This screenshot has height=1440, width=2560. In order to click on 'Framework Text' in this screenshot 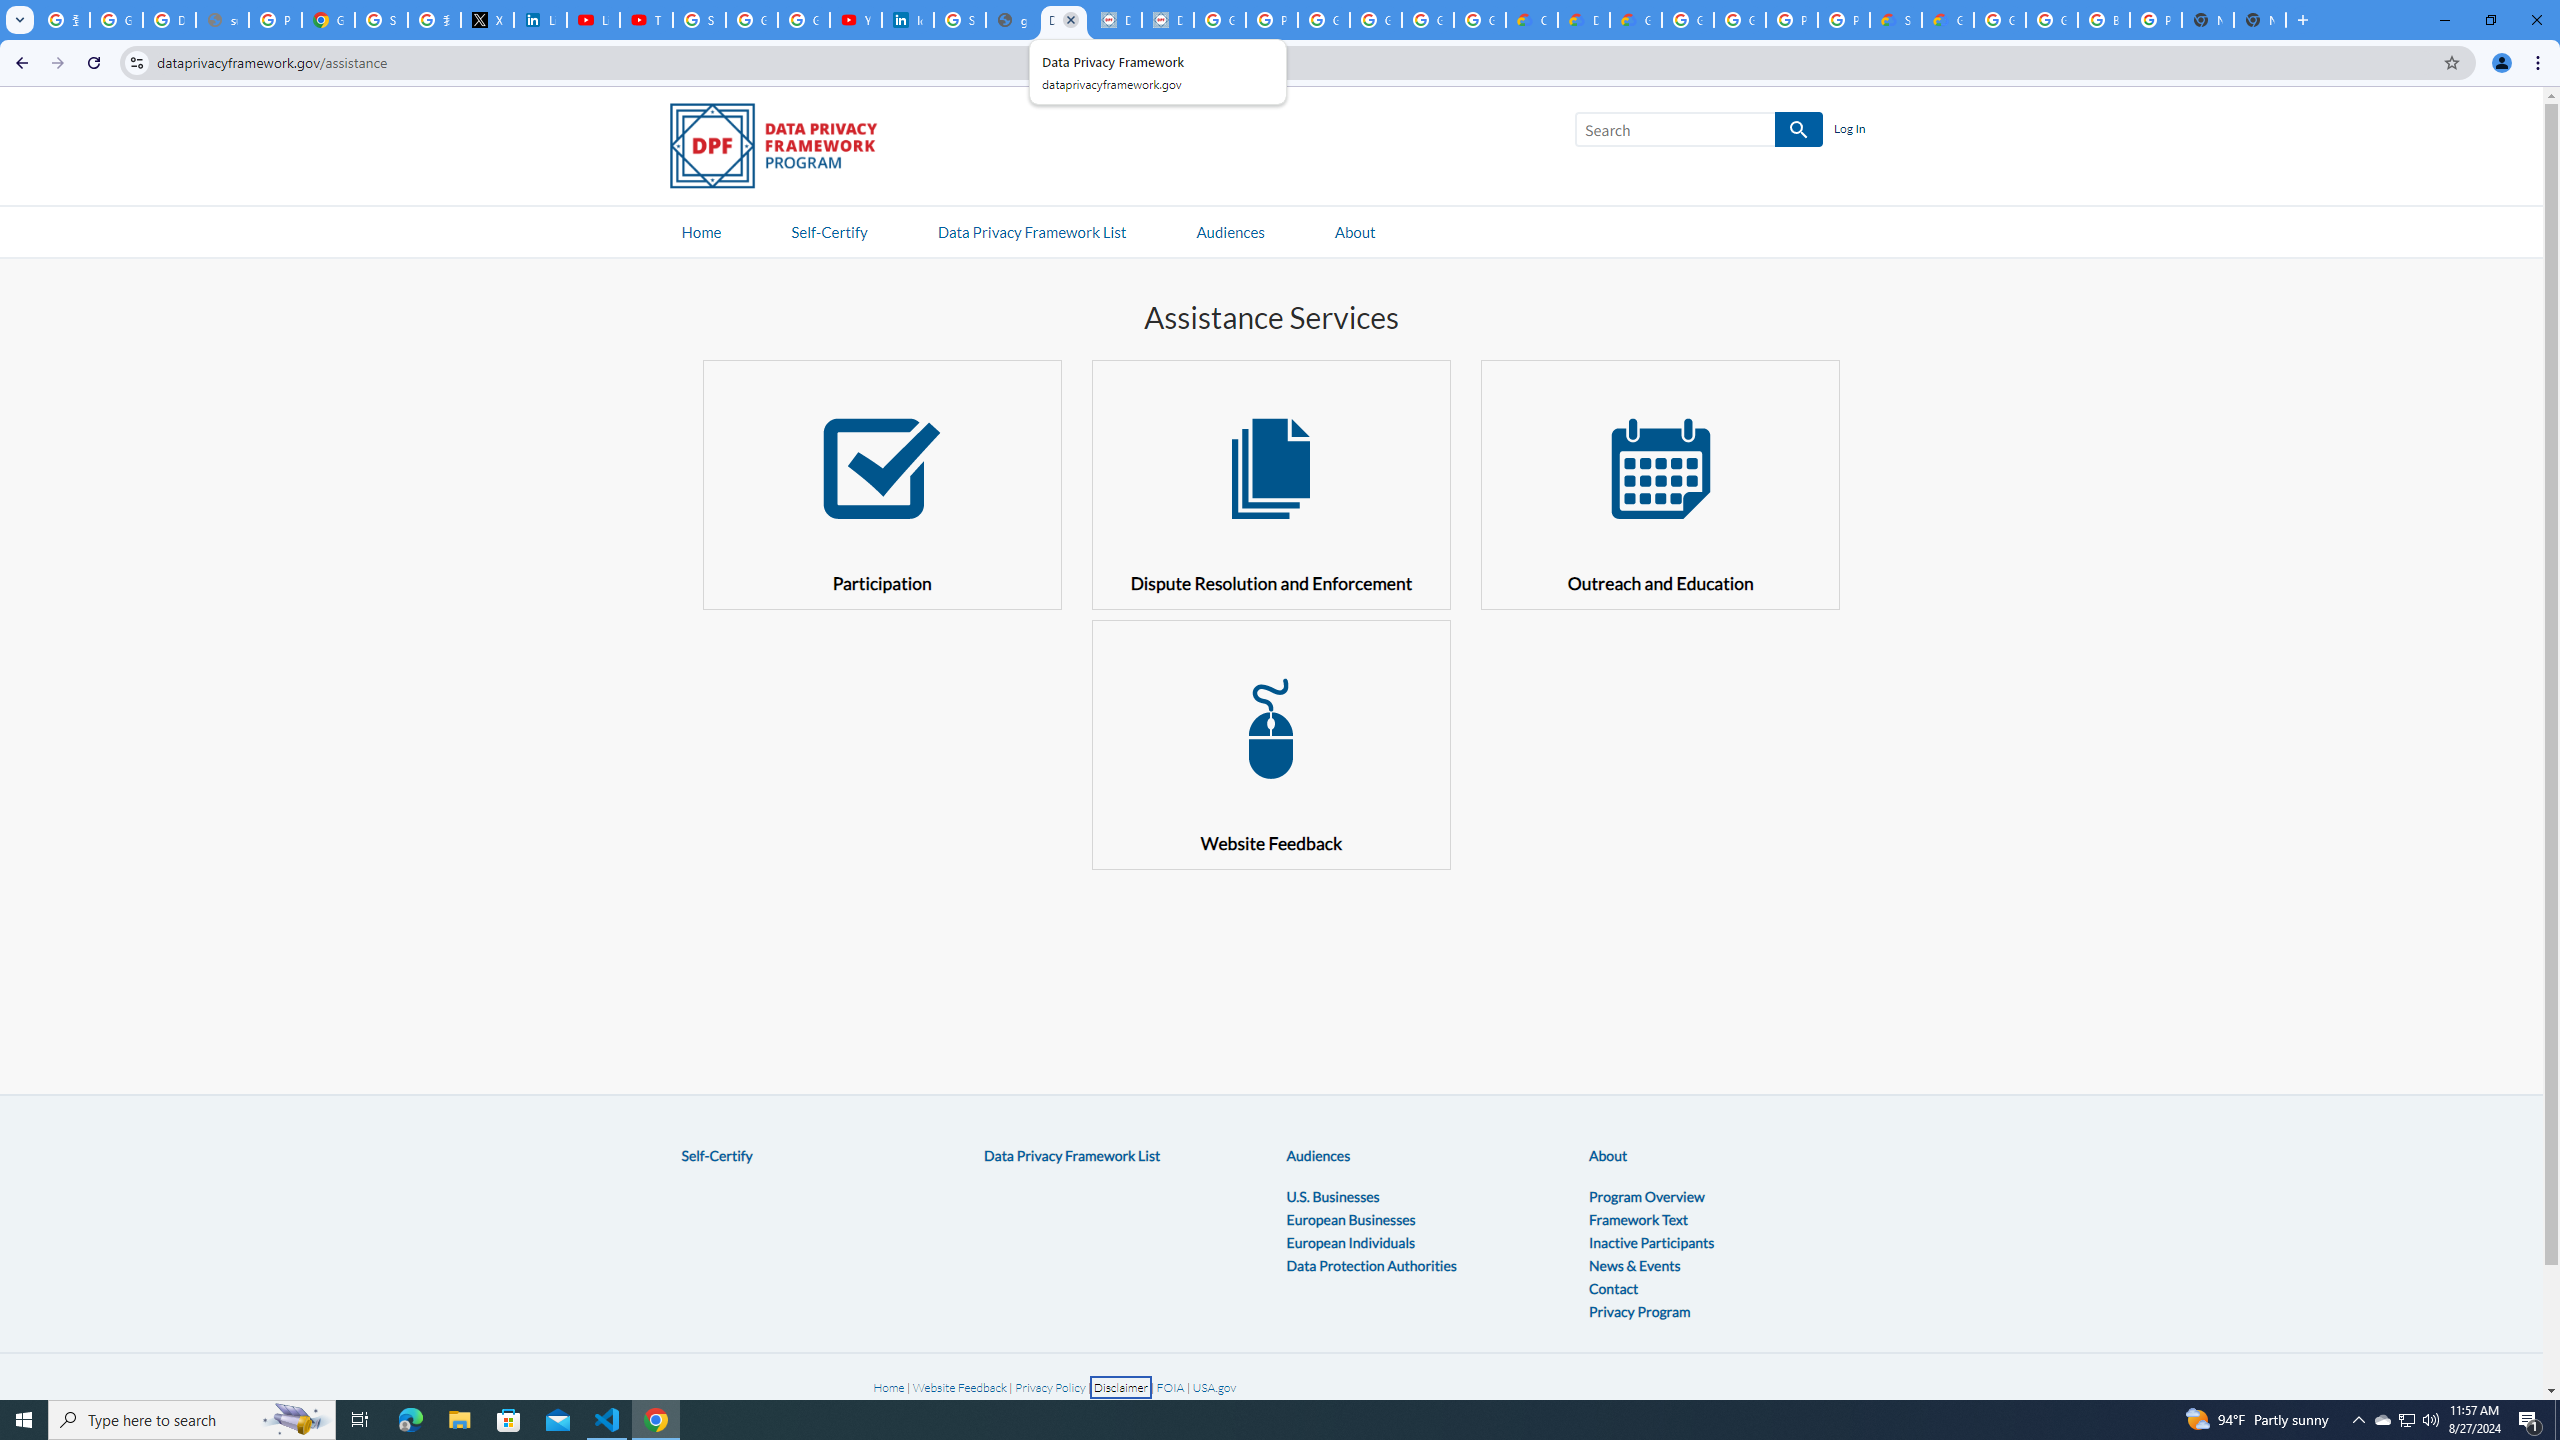, I will do `click(1638, 1217)`.